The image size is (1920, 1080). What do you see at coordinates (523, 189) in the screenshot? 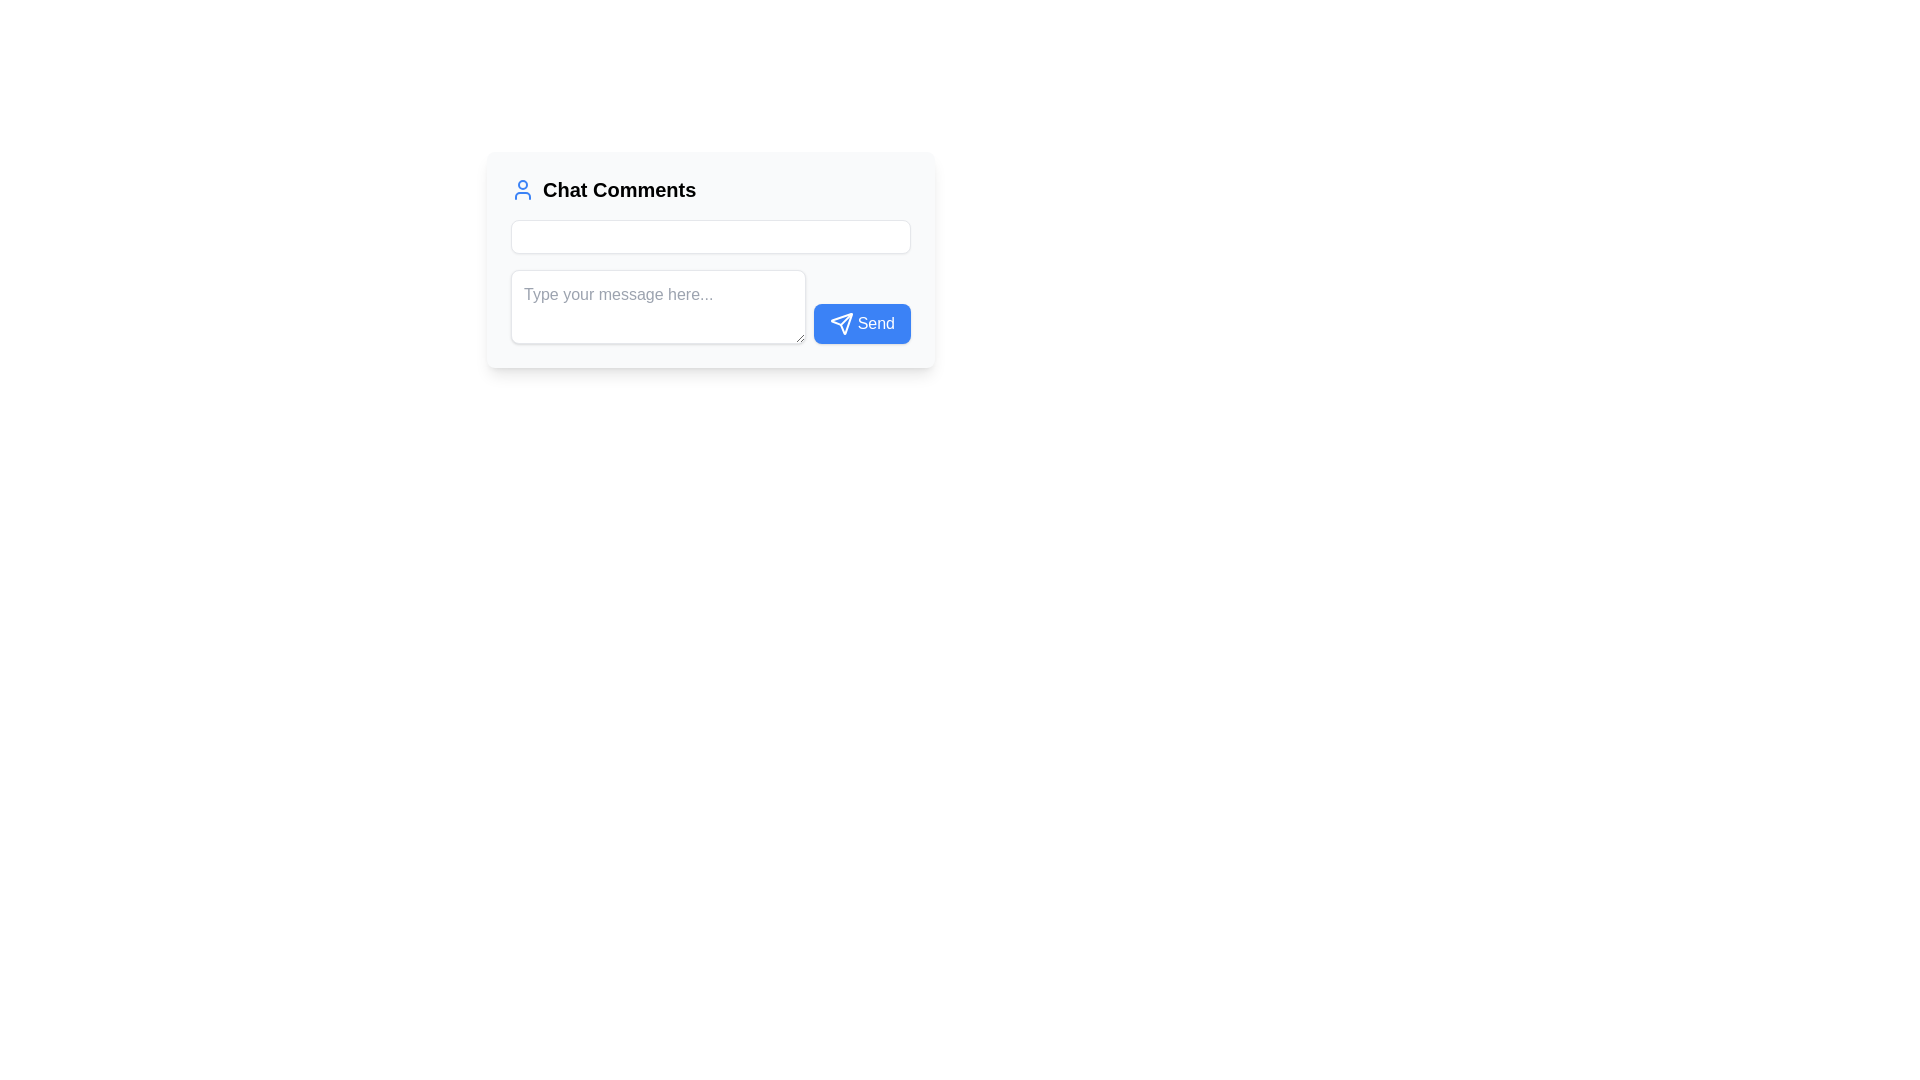
I see `the user icon represented by a blue-filled SVG with a head and shoulders design, located to the left of the 'Chat Comments' text` at bounding box center [523, 189].